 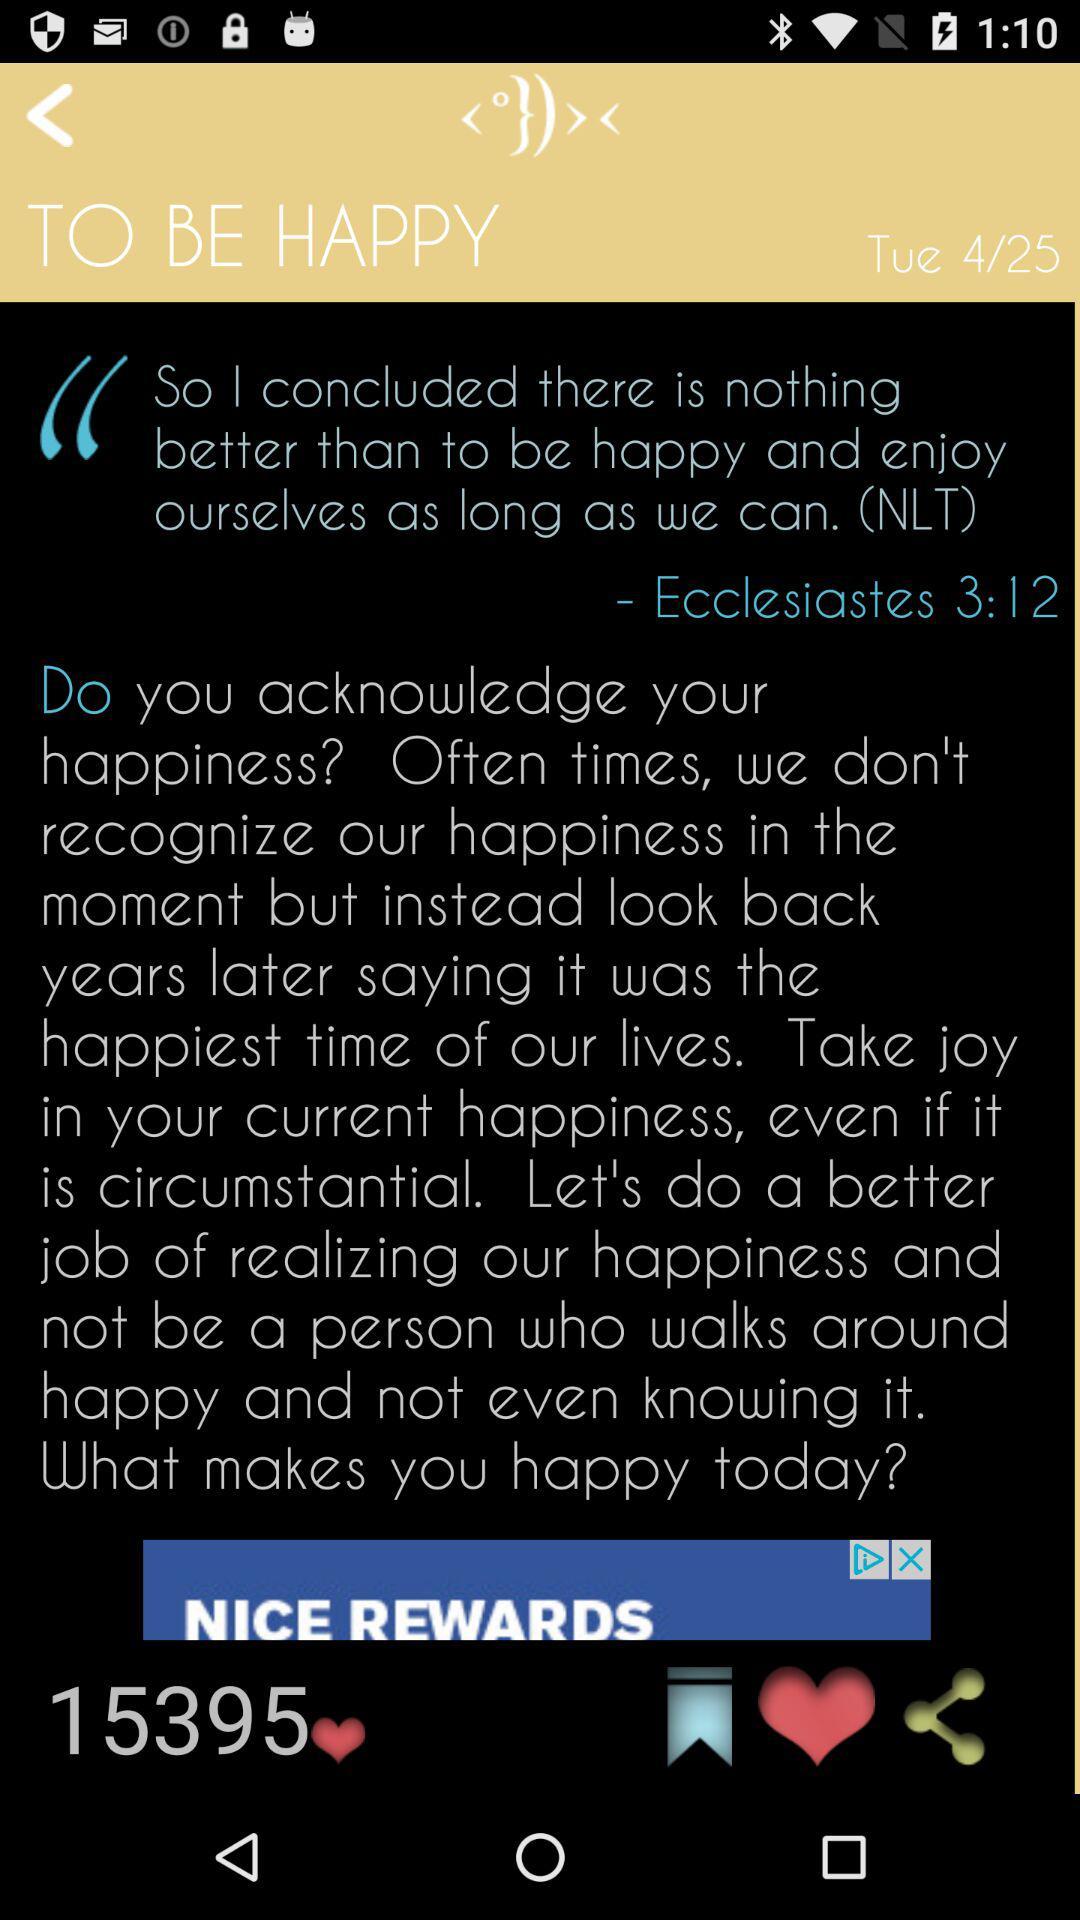 I want to click on advertisement, so click(x=535, y=1666).